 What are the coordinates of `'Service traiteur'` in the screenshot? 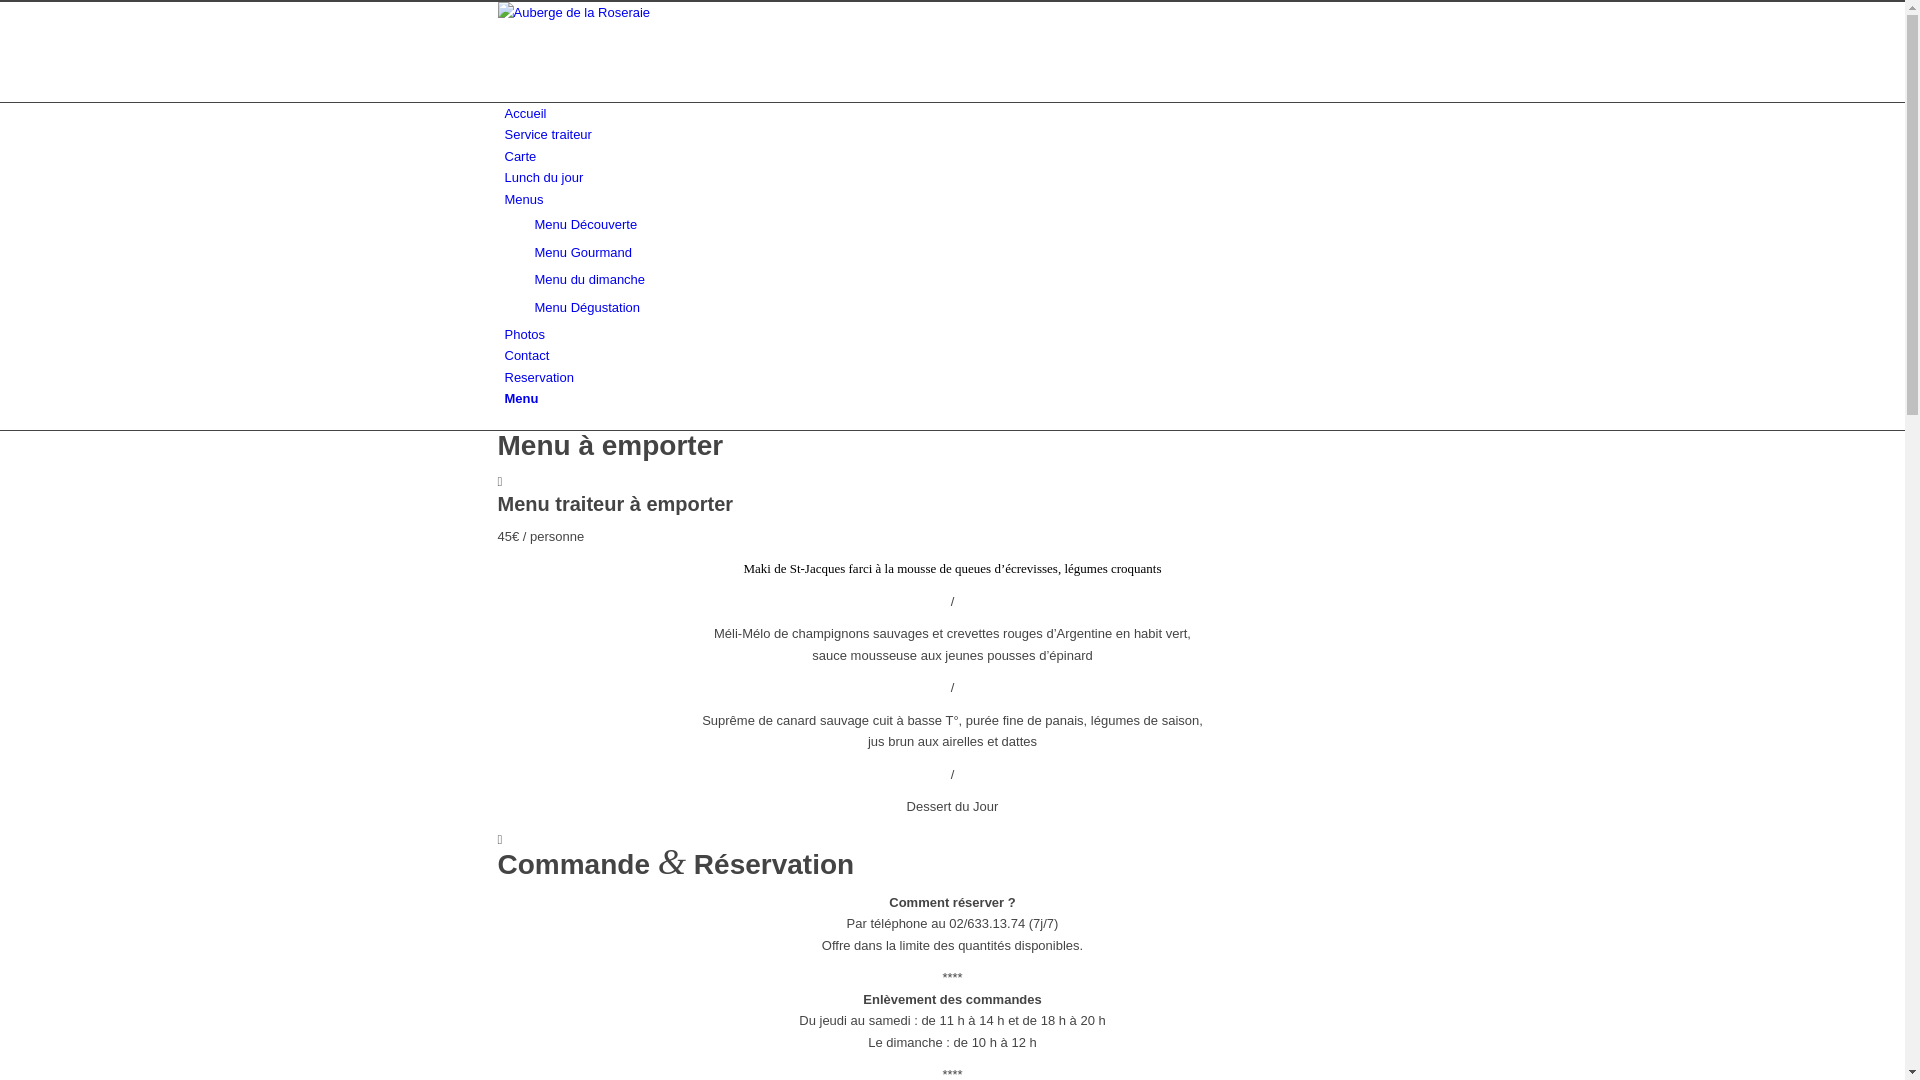 It's located at (504, 134).